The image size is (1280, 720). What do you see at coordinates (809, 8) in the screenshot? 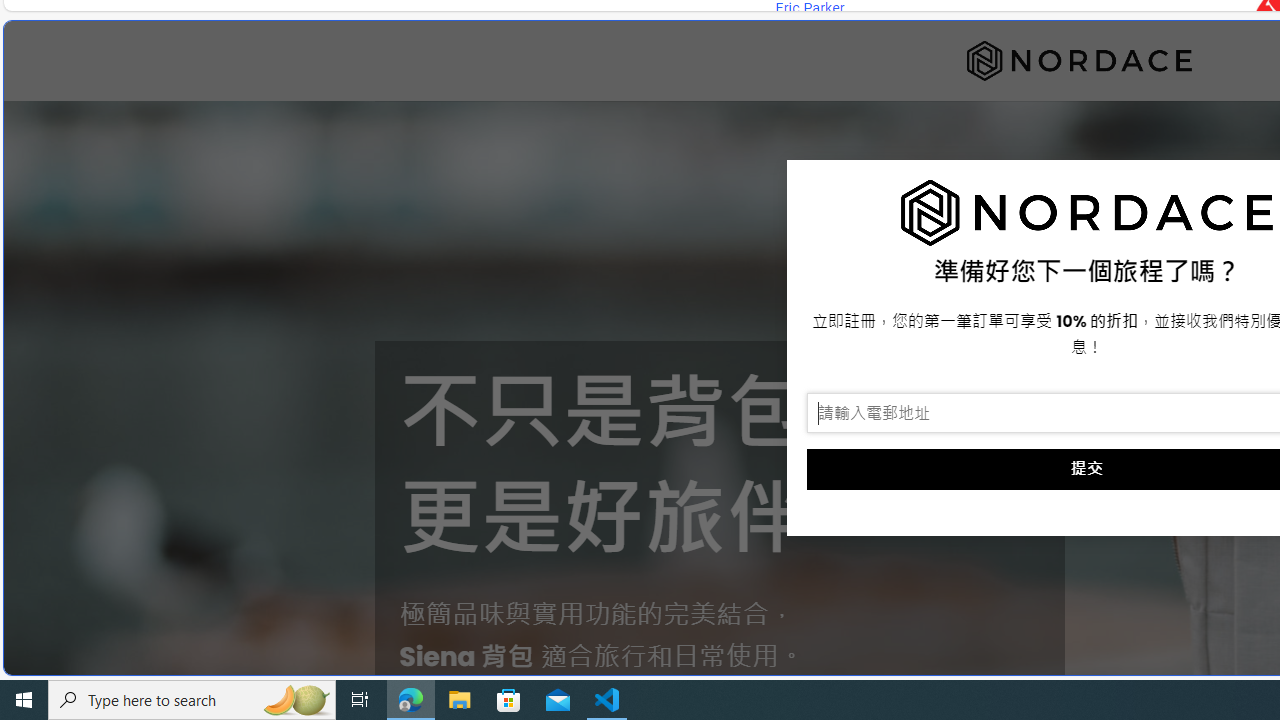
I see `'Eric Parker'` at bounding box center [809, 8].